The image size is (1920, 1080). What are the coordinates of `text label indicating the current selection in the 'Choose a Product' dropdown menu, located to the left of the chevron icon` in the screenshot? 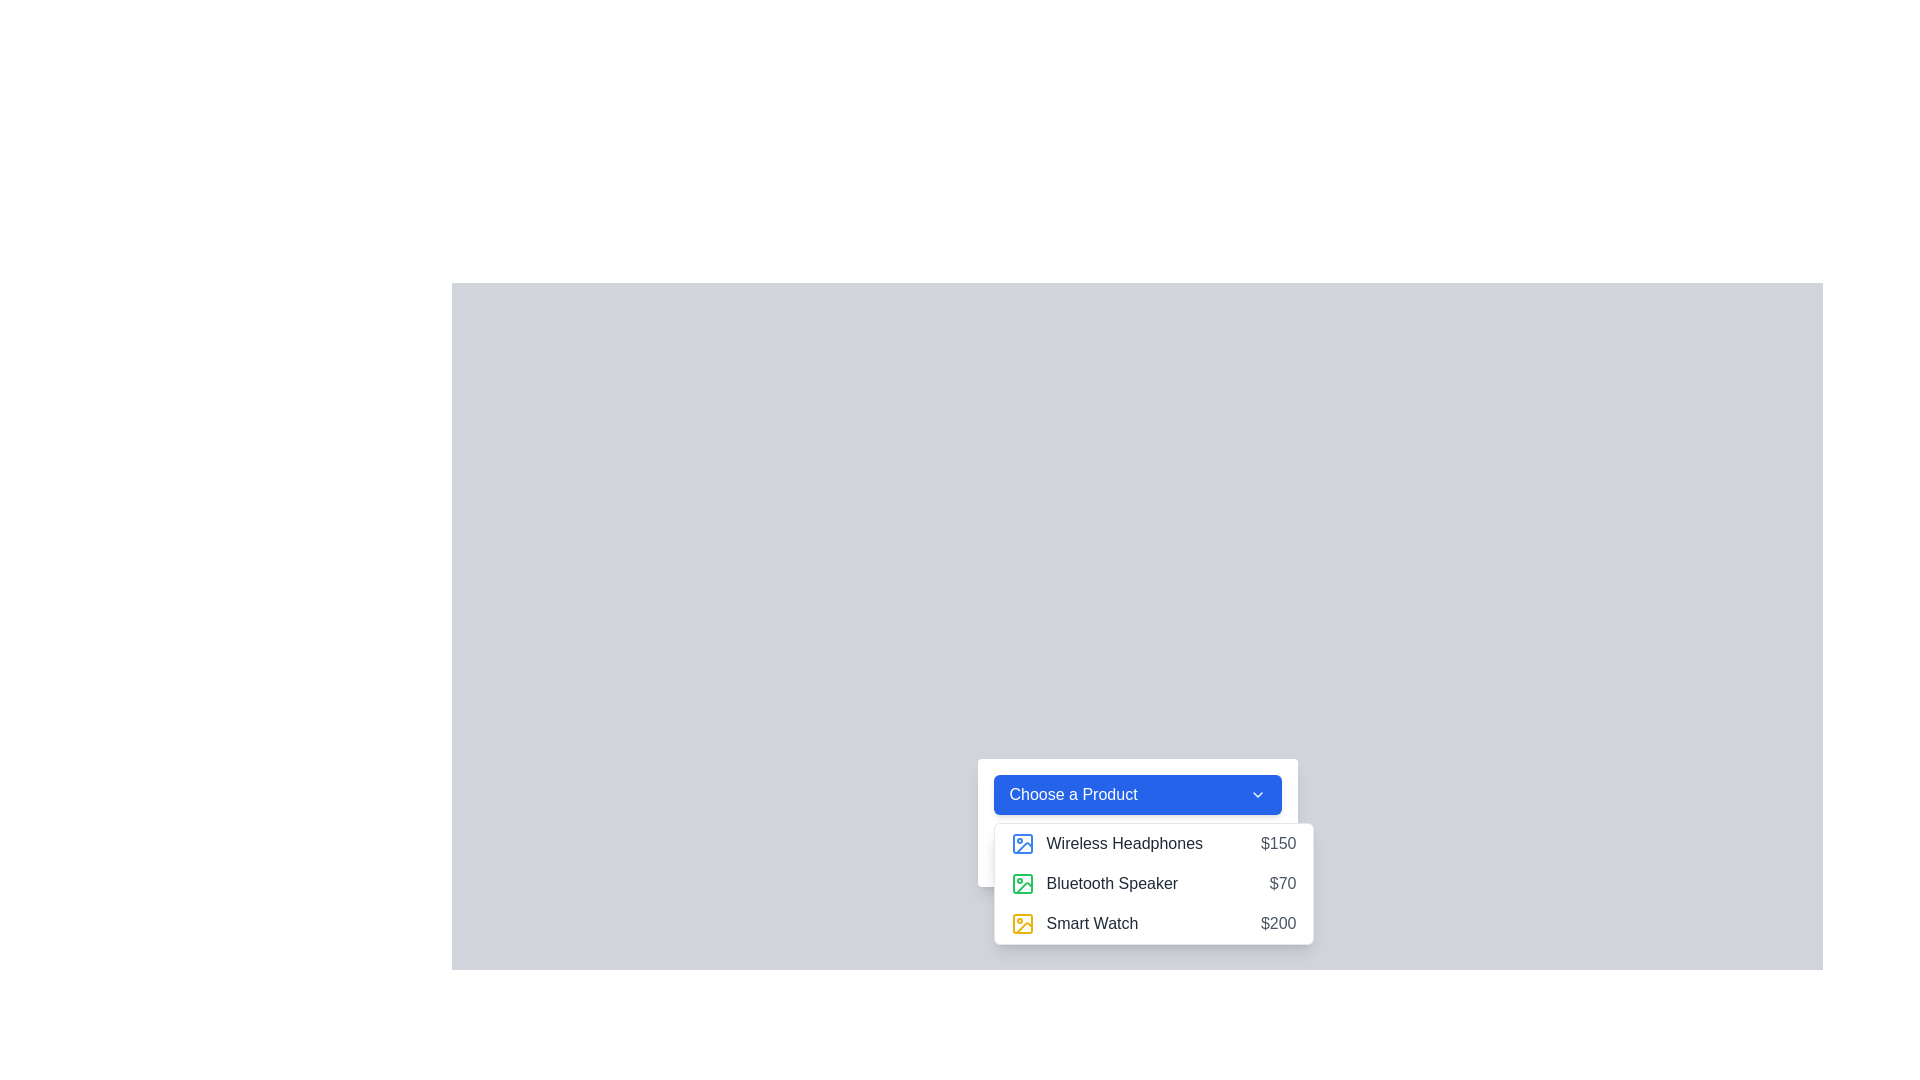 It's located at (1072, 793).